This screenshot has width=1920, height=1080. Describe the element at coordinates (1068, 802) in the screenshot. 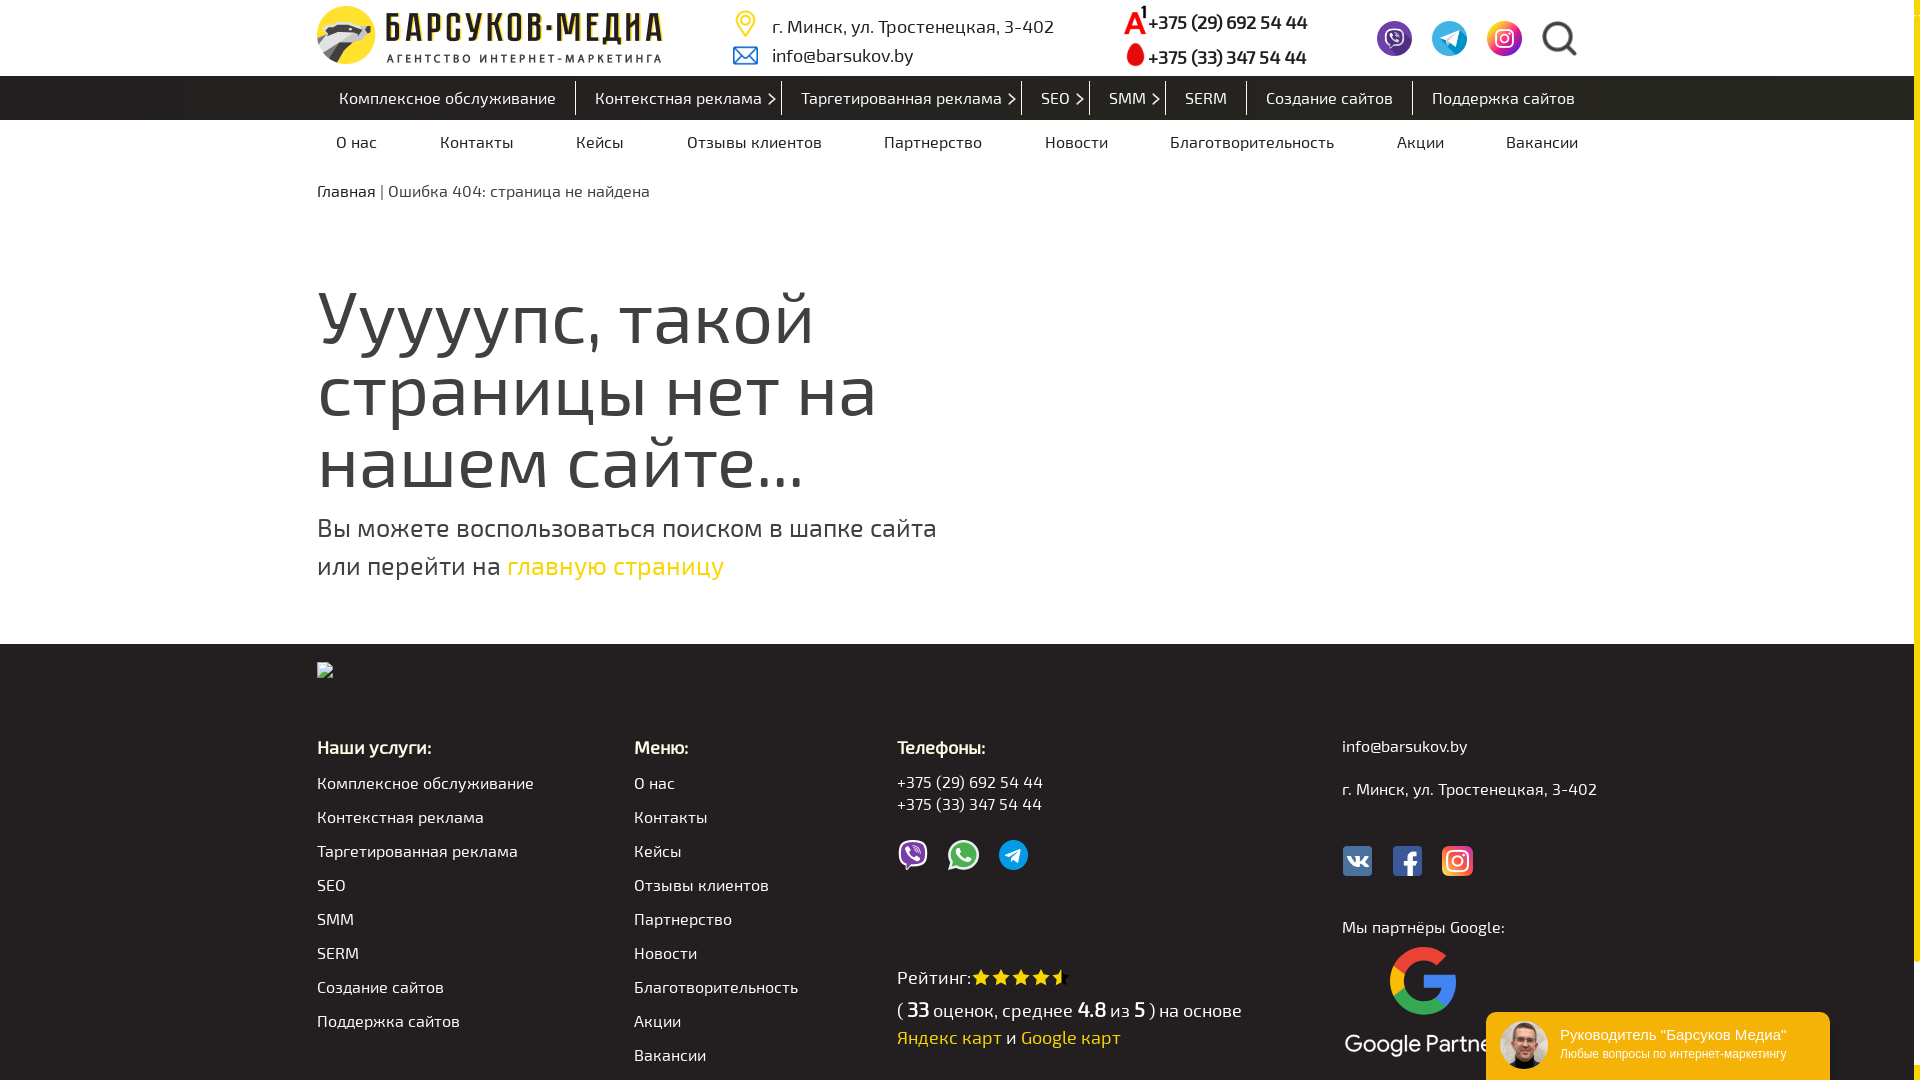

I see `'+375 (33) 347 54 44'` at that location.